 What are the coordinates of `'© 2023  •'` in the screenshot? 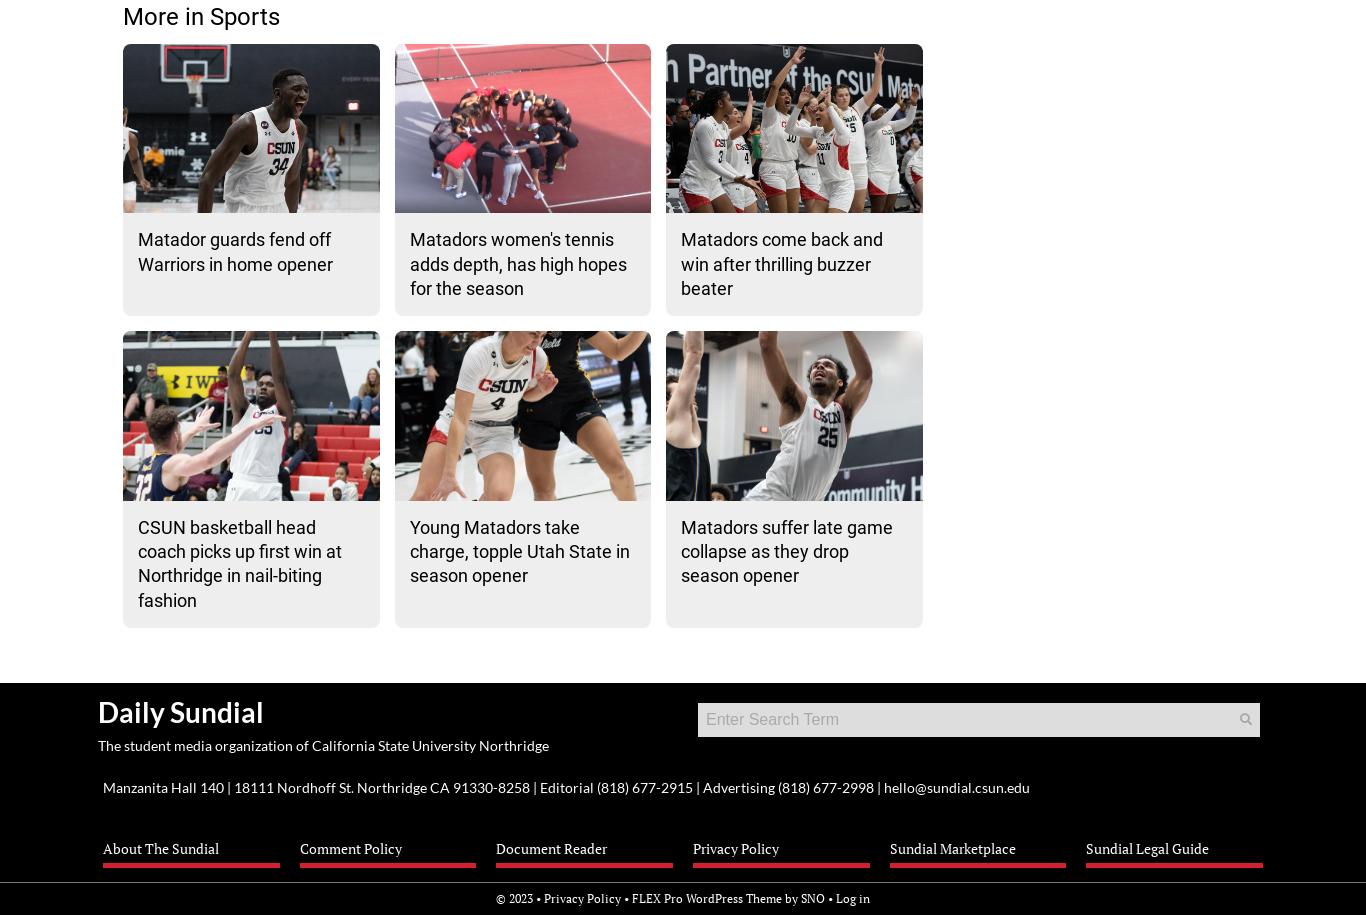 It's located at (520, 896).